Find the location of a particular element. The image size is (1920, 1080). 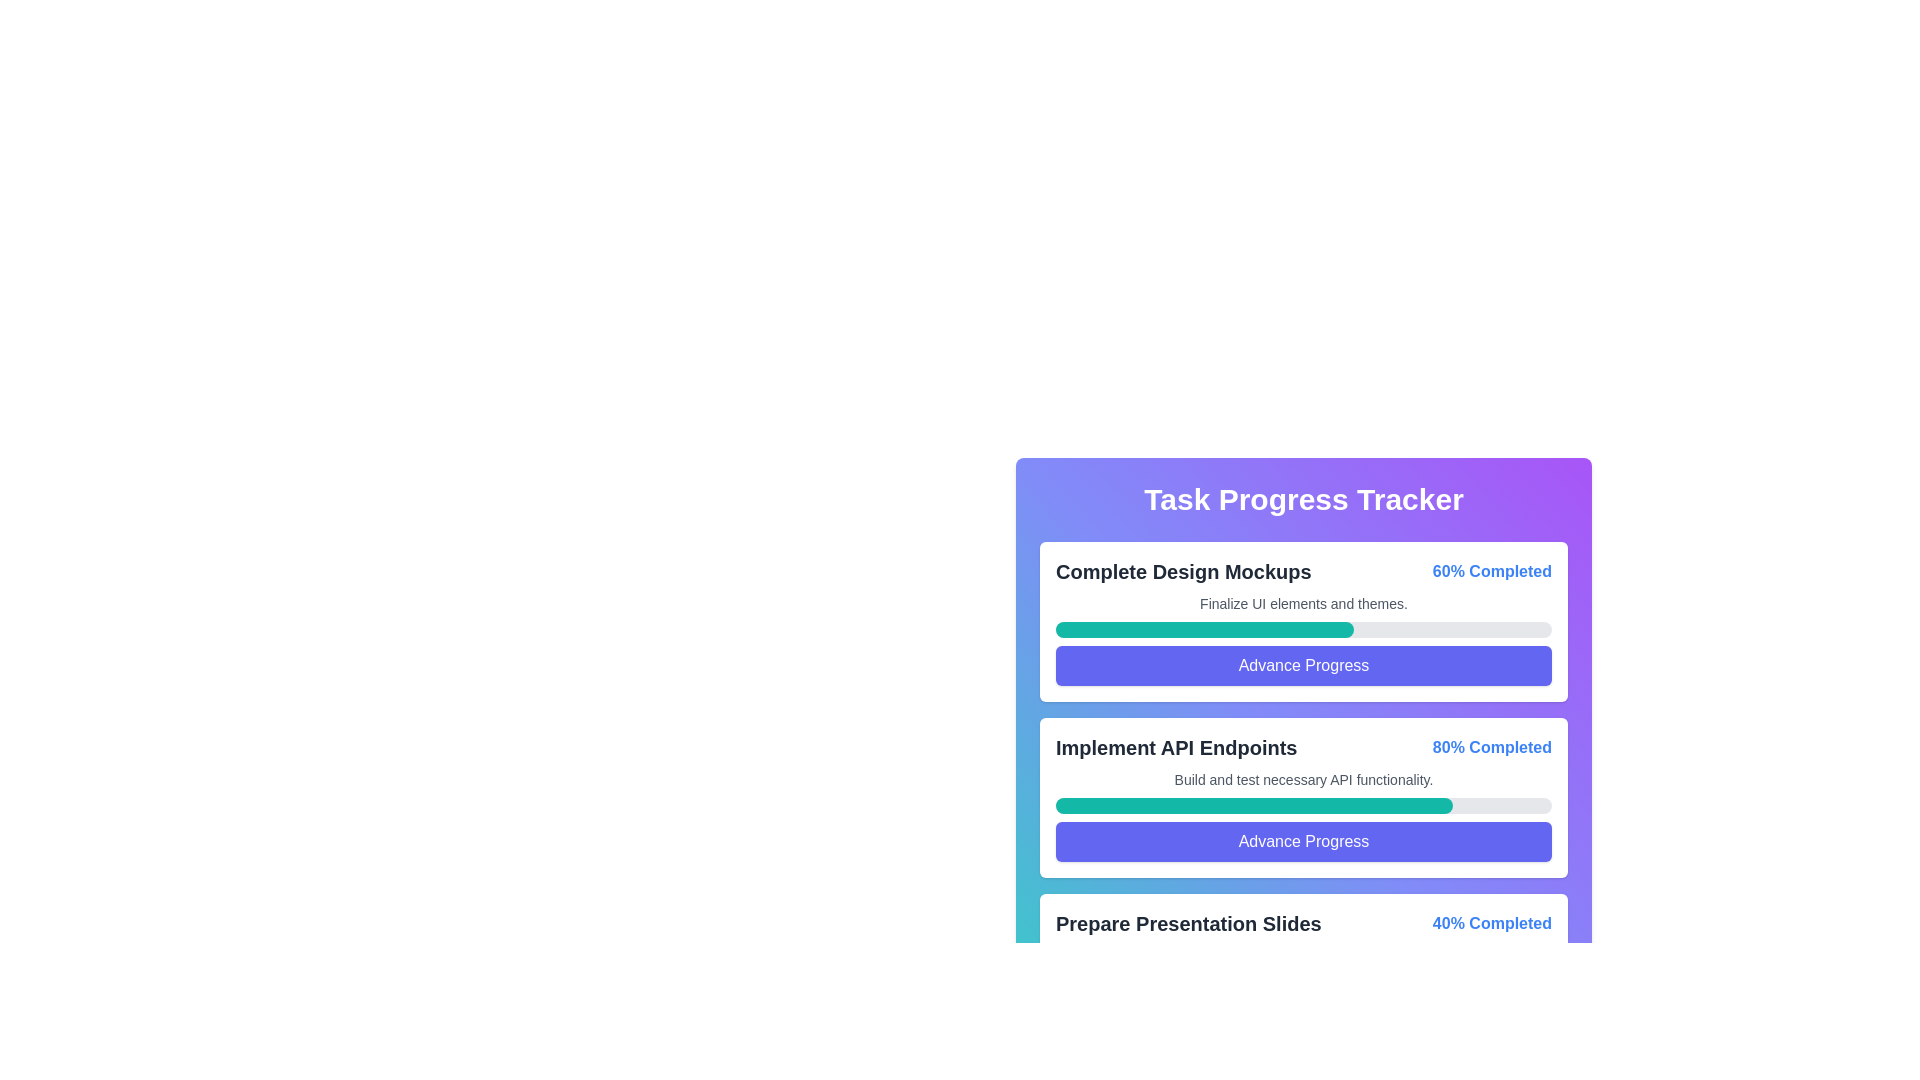

the progress bar segment indicating 80% completion of the task 'Implement API Endpoints', located horizontally centered under the title and above the action button is located at coordinates (1253, 805).